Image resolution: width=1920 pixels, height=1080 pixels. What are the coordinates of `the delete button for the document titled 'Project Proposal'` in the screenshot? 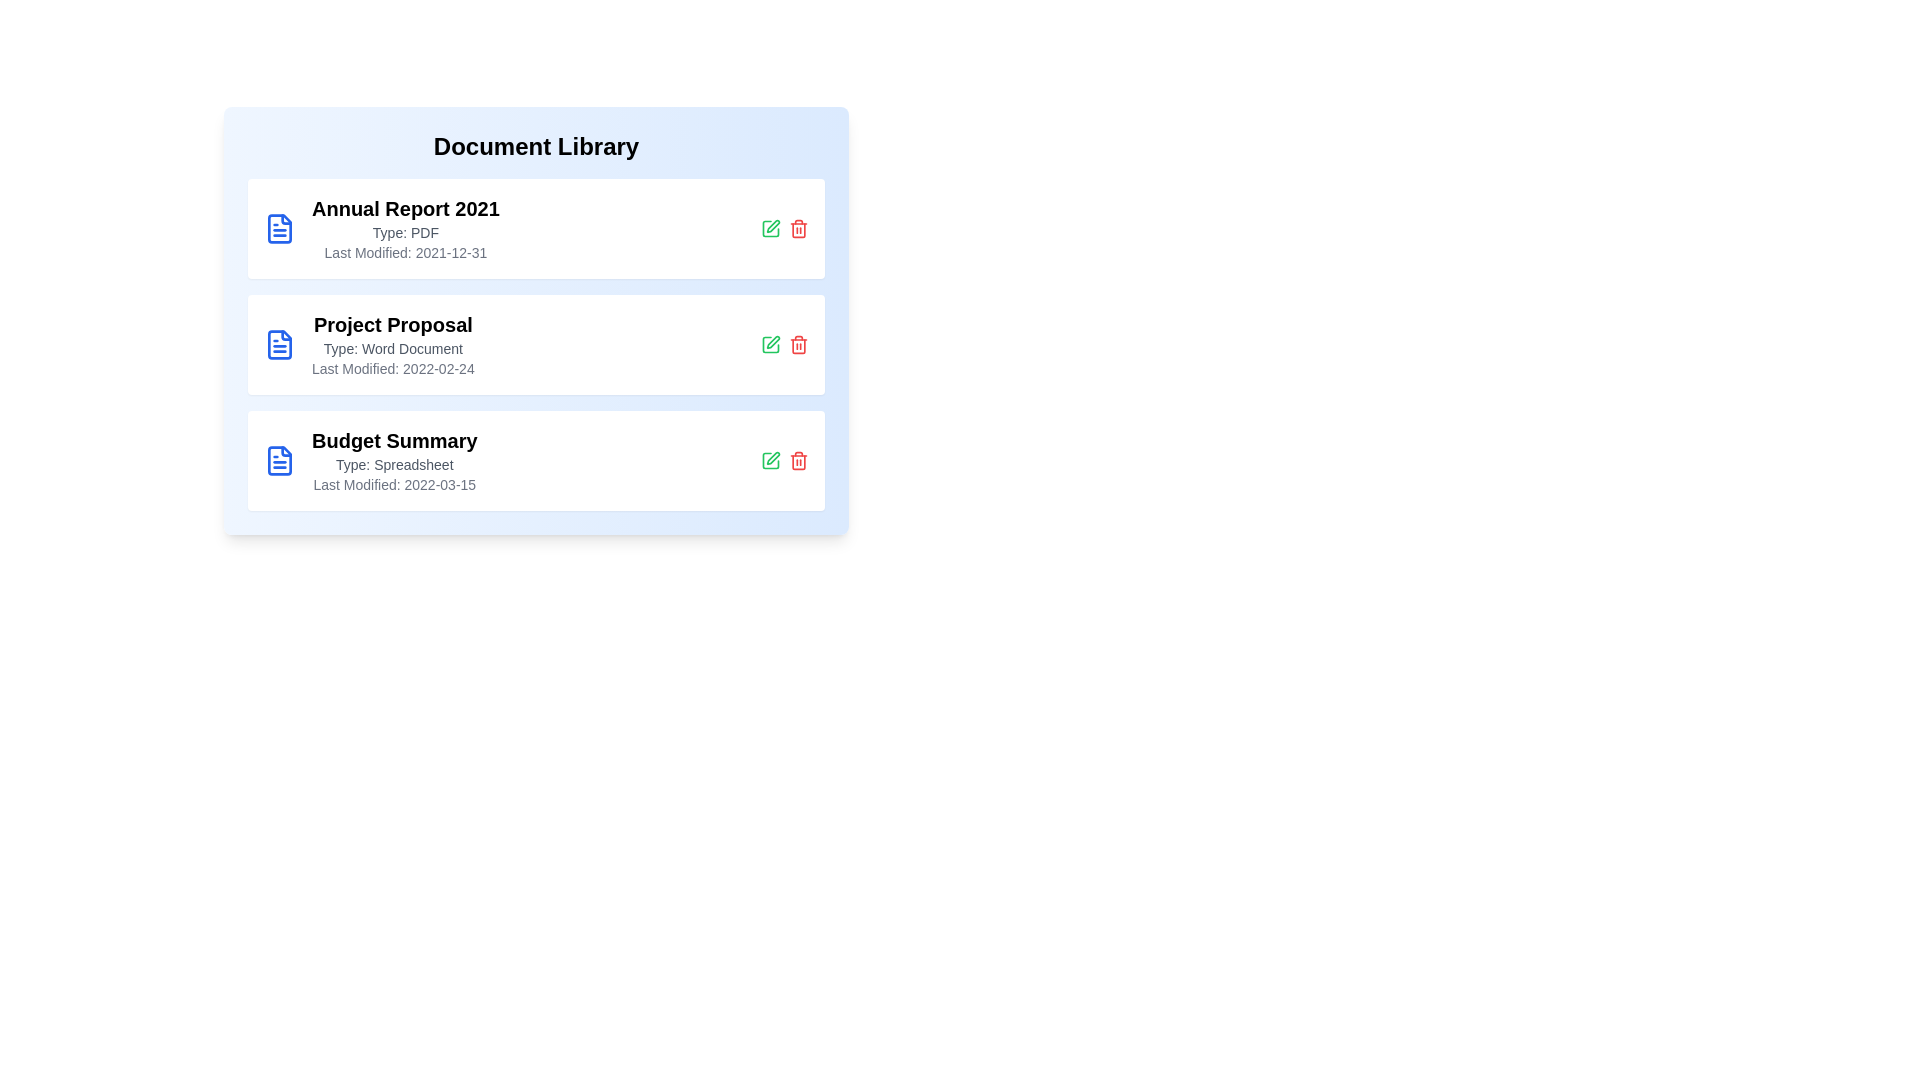 It's located at (797, 343).